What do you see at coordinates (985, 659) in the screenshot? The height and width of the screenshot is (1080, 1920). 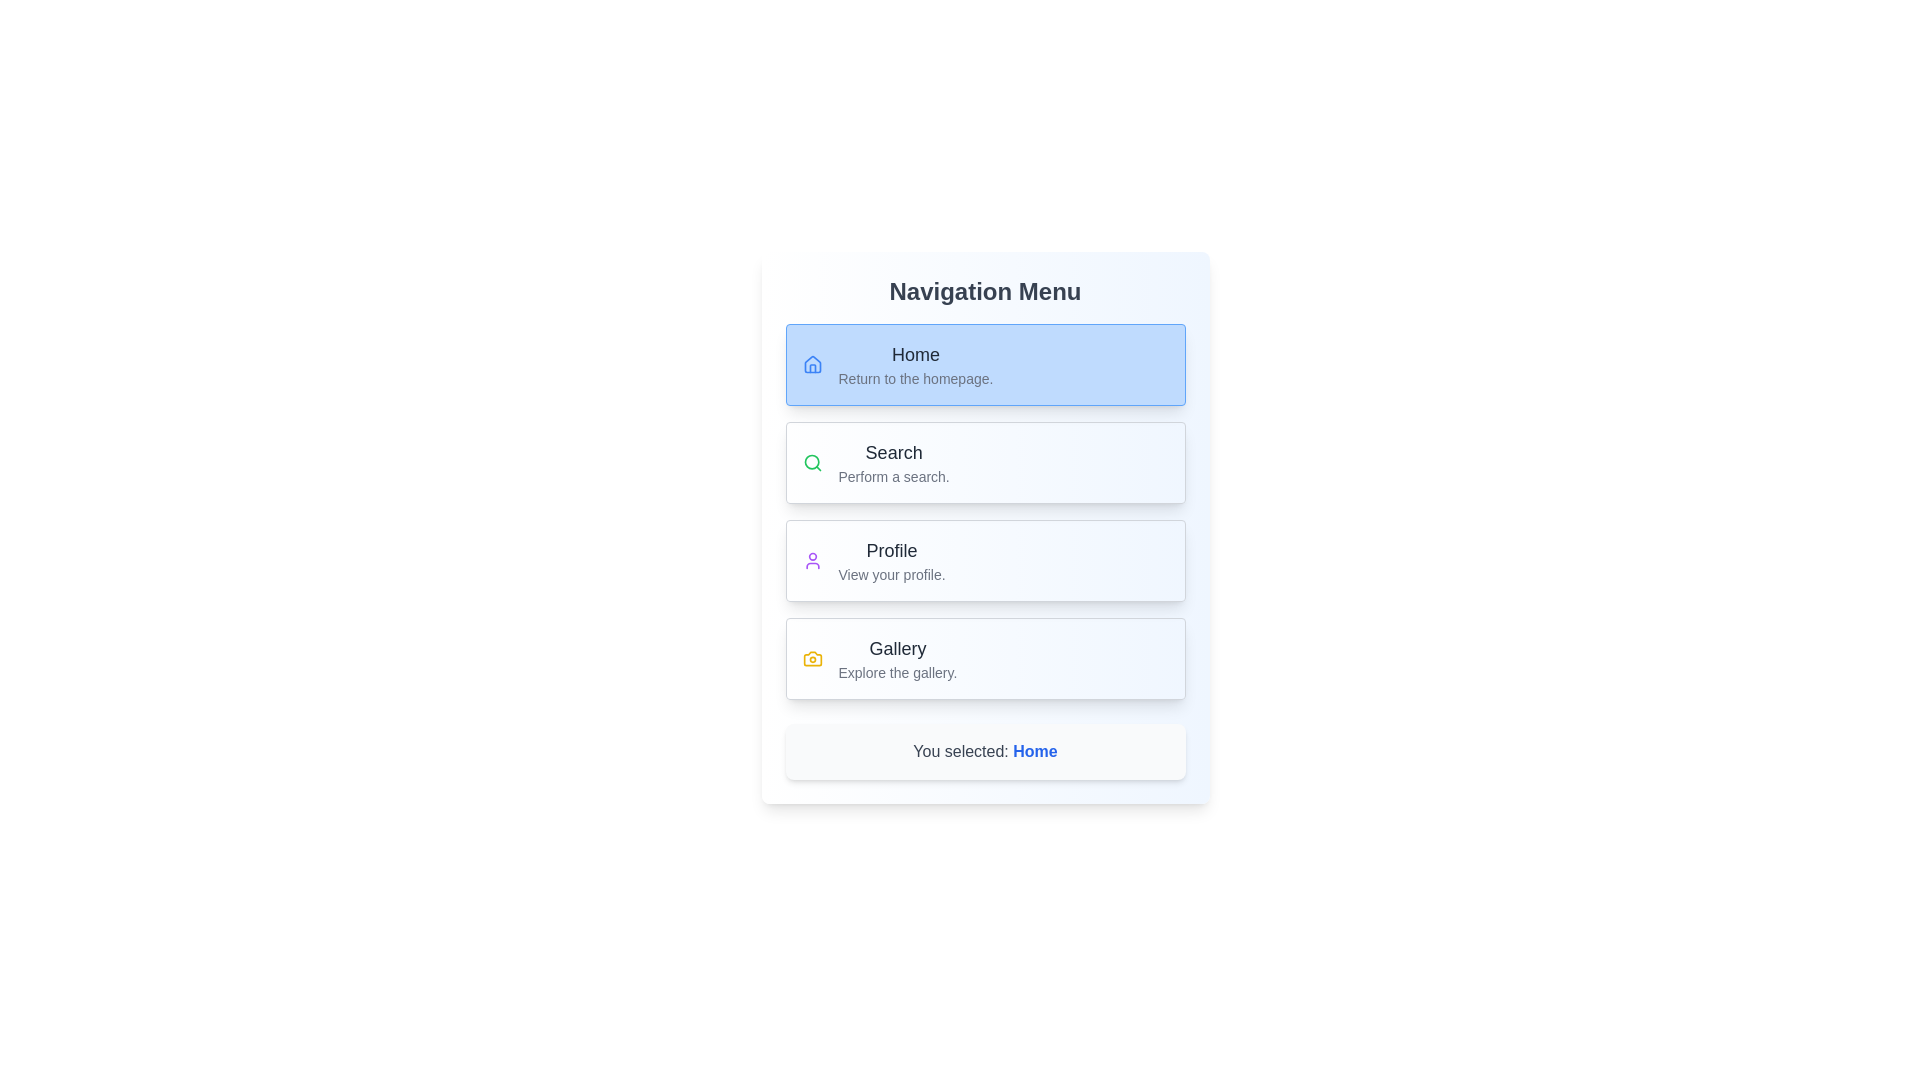 I see `the menu item labeled Gallery to view its hover effect` at bounding box center [985, 659].